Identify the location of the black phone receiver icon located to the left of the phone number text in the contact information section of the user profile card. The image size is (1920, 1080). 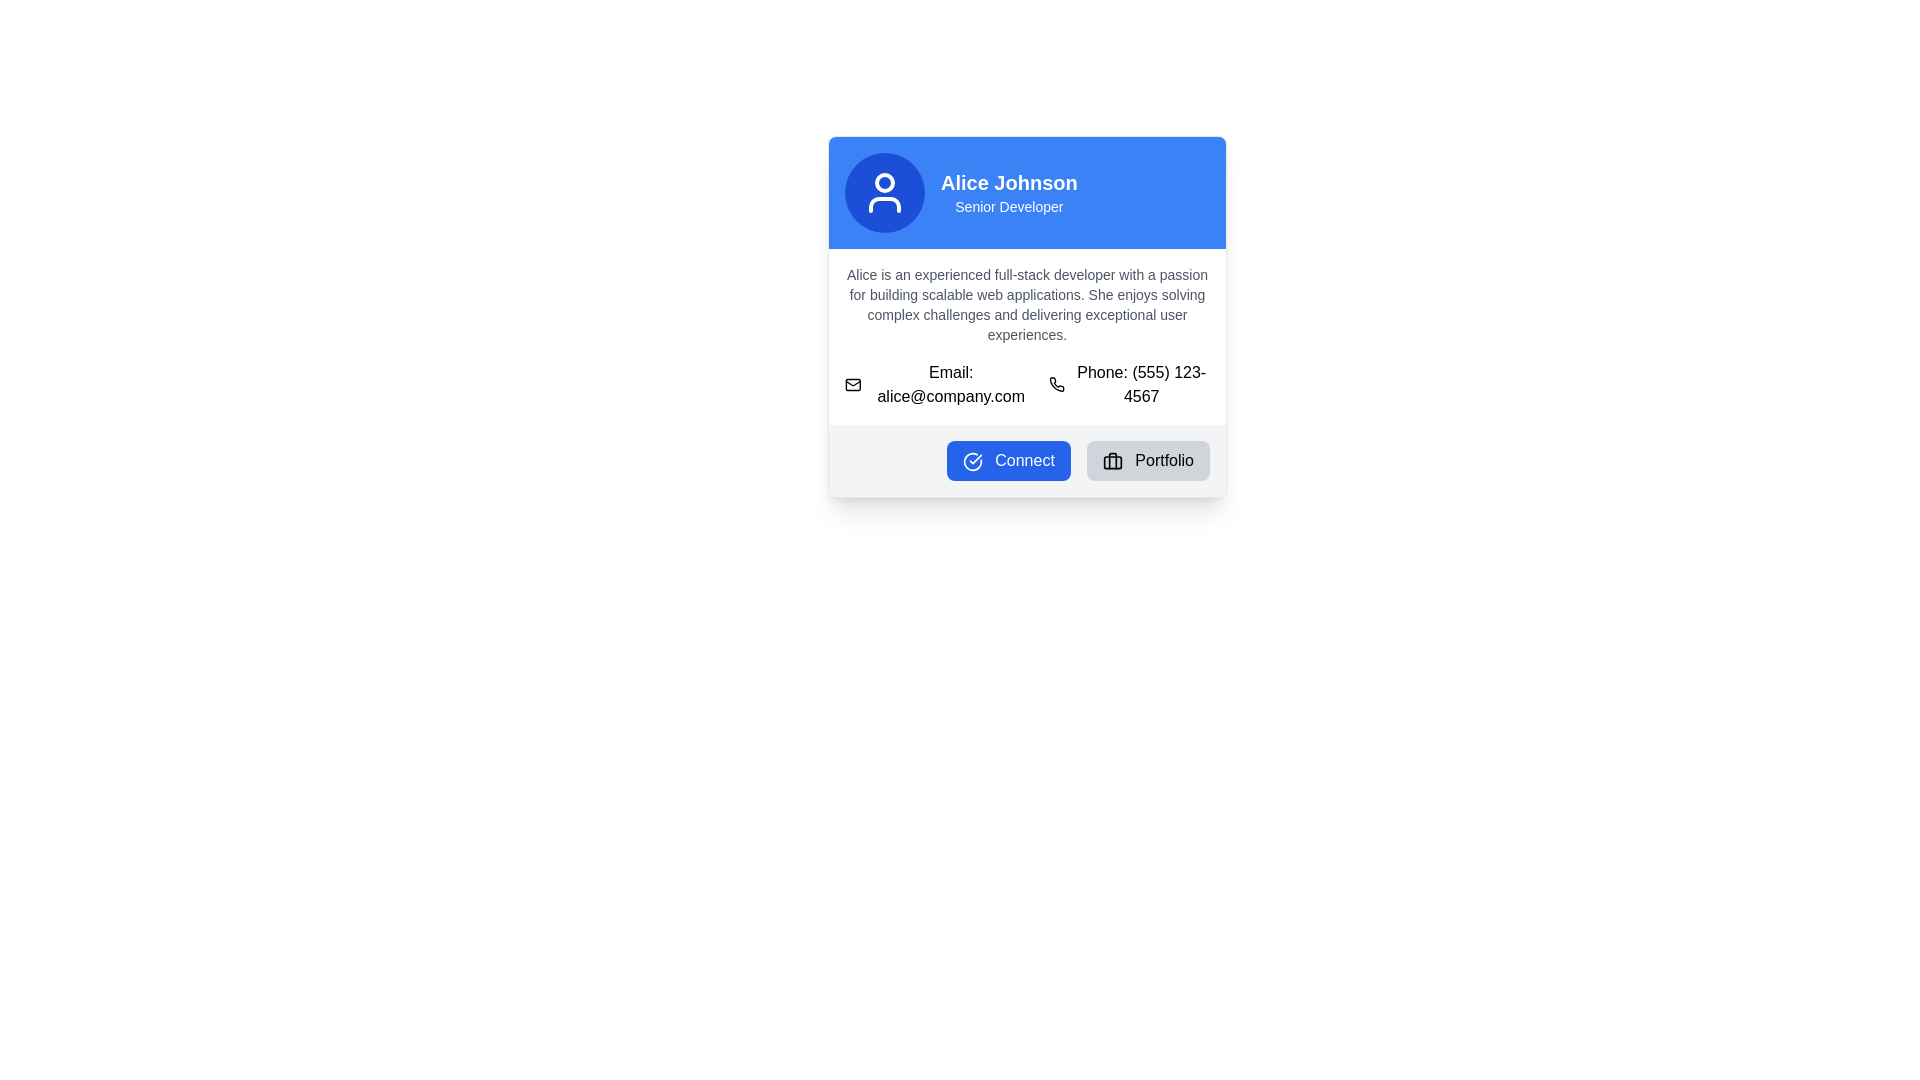
(1055, 385).